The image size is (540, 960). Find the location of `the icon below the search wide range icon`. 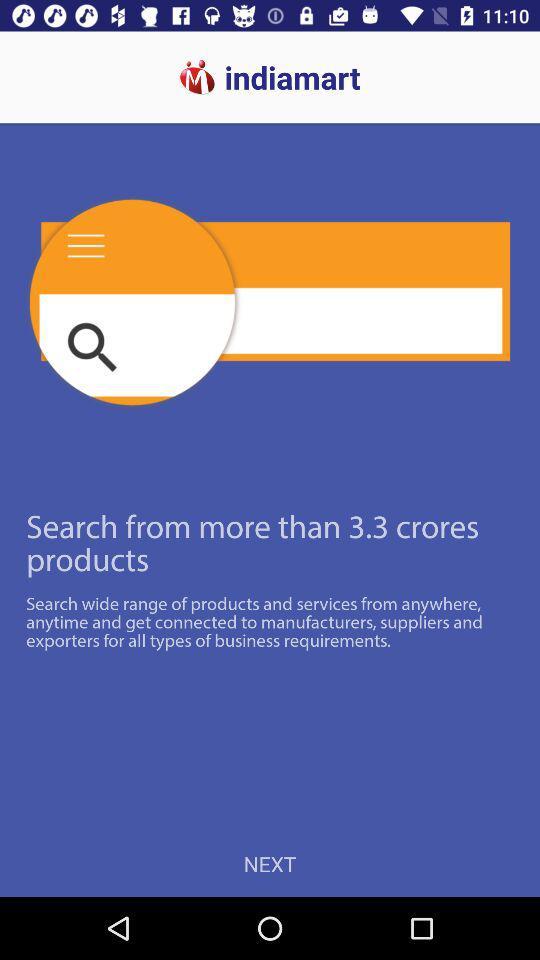

the icon below the search wide range icon is located at coordinates (270, 863).